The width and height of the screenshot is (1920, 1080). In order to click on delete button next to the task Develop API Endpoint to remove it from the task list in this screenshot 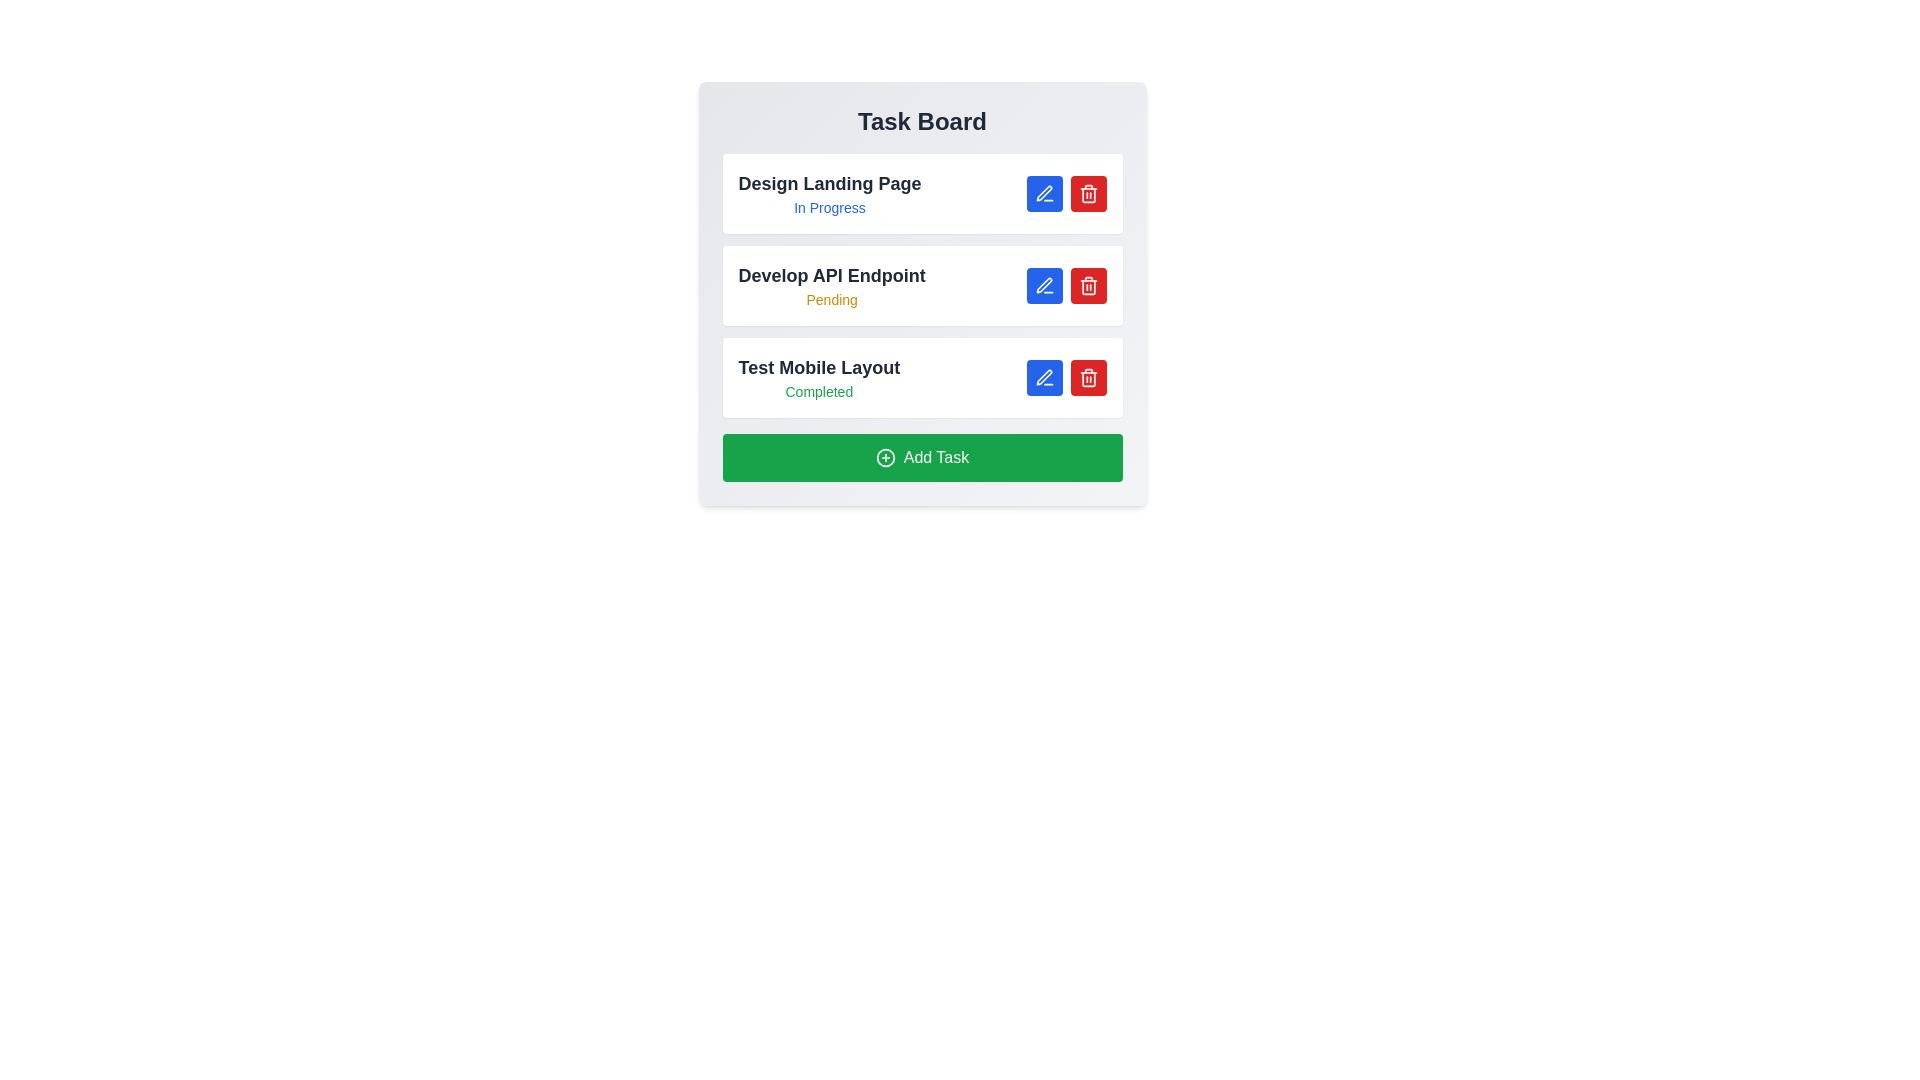, I will do `click(1087, 285)`.